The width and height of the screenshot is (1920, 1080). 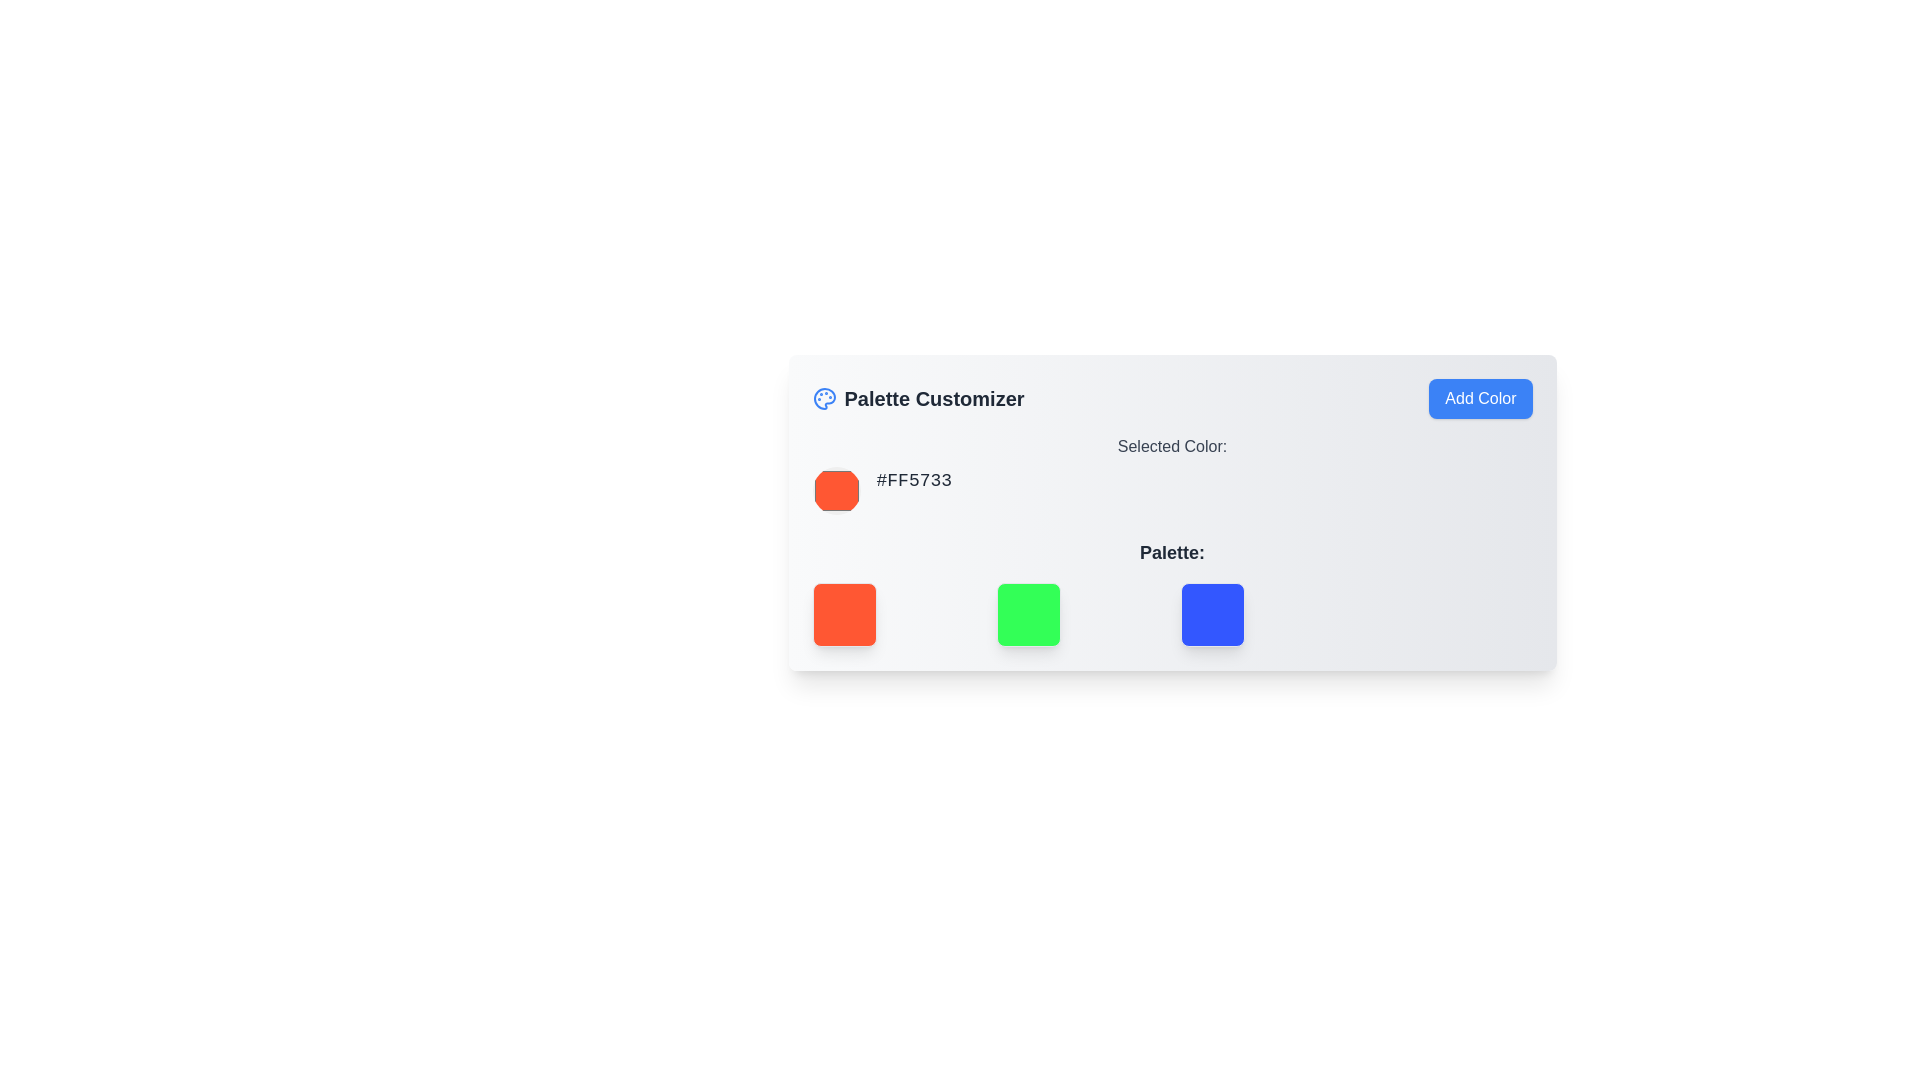 What do you see at coordinates (844, 613) in the screenshot?
I see `the leftmost color selection block, which is a square-shaped button with a red background and slightly rounded corners` at bounding box center [844, 613].